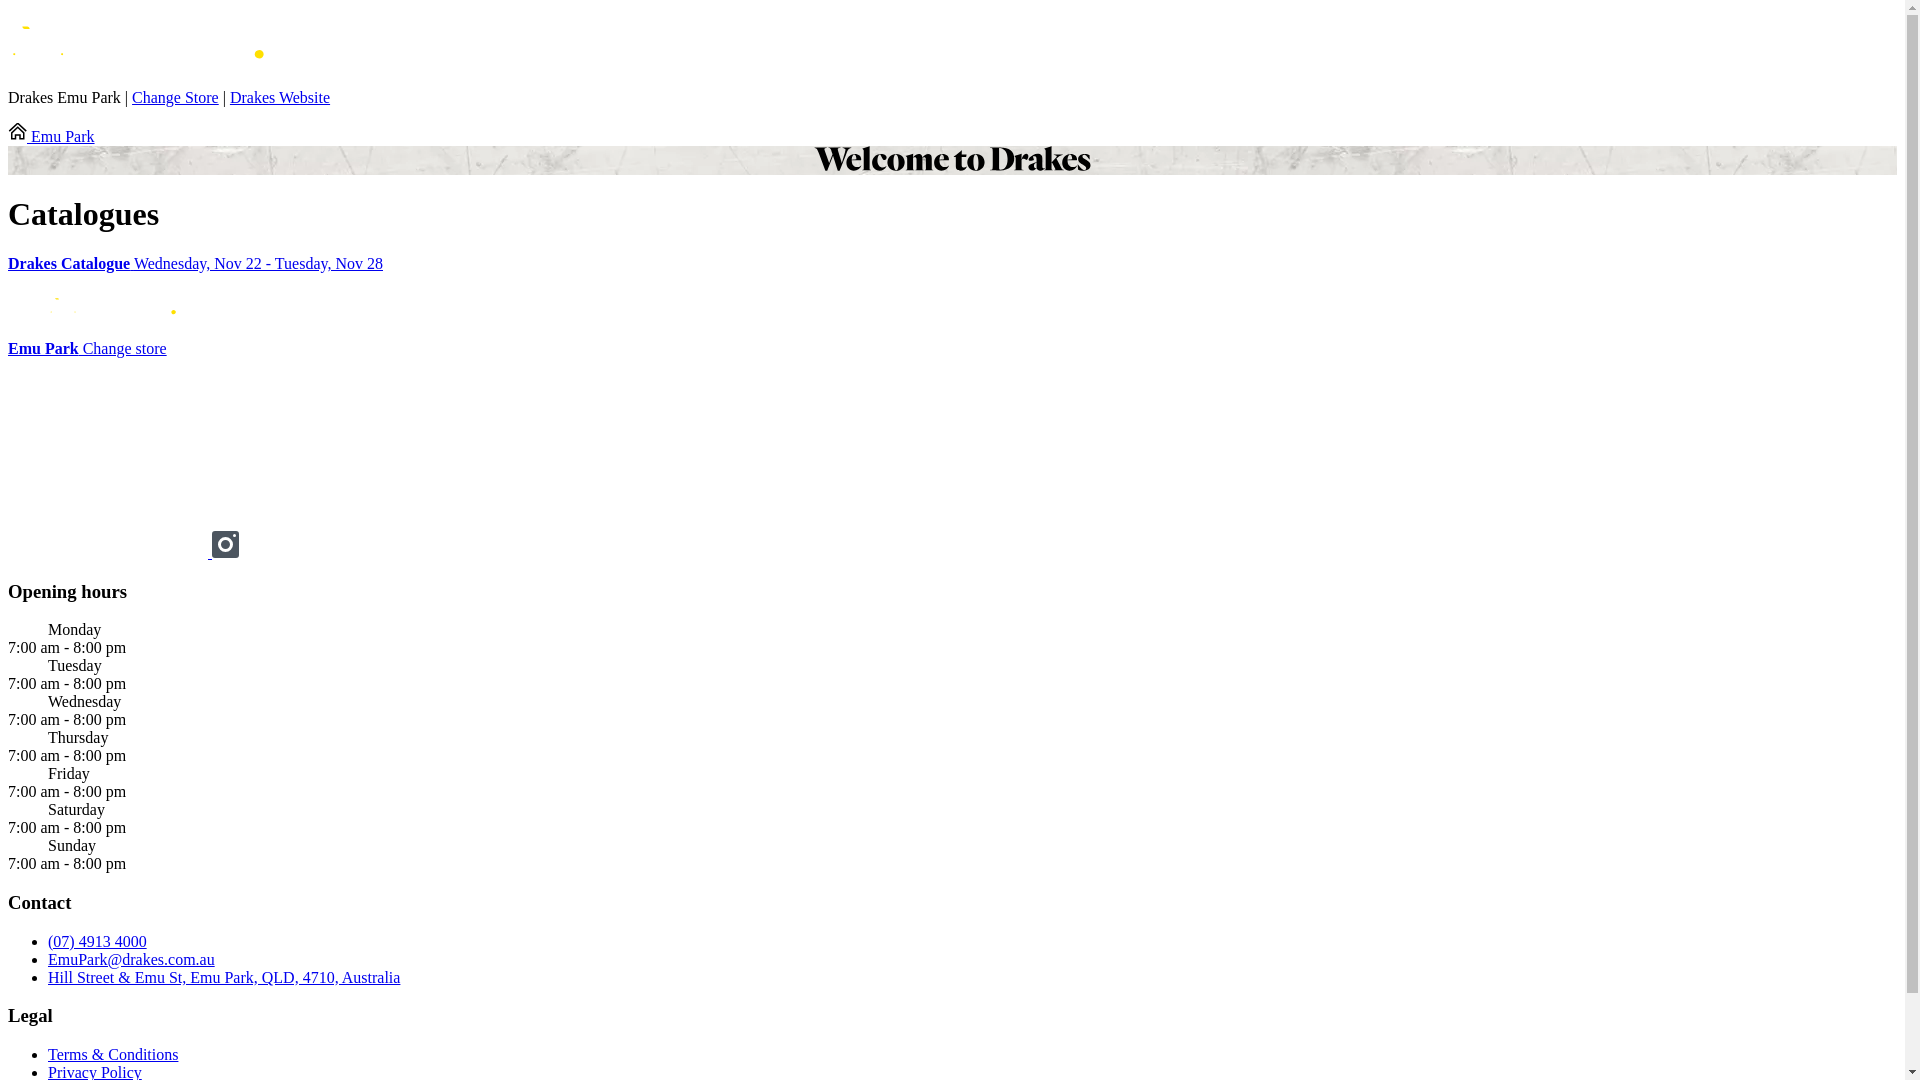 This screenshot has height=1080, width=1920. I want to click on 'Emu Park Change store', so click(86, 347).